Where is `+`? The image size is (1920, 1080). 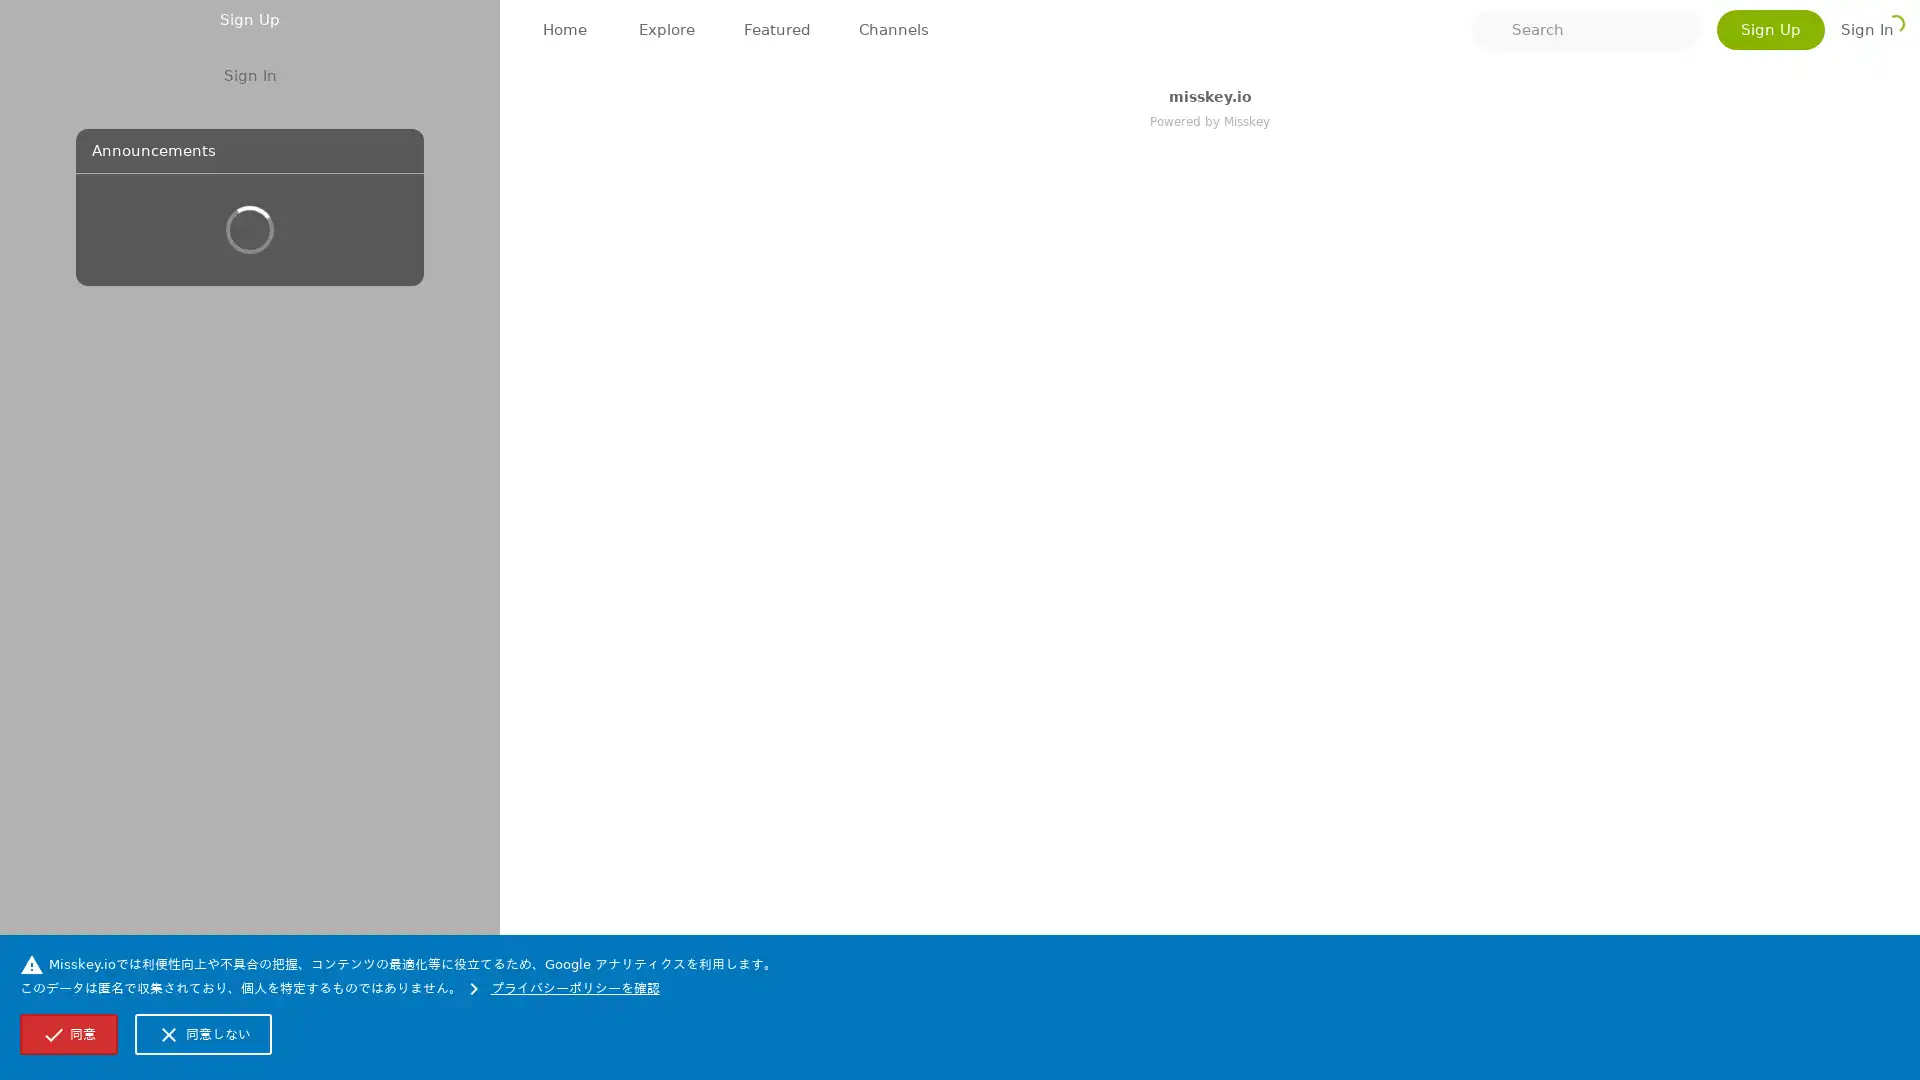
+ is located at coordinates (760, 309).